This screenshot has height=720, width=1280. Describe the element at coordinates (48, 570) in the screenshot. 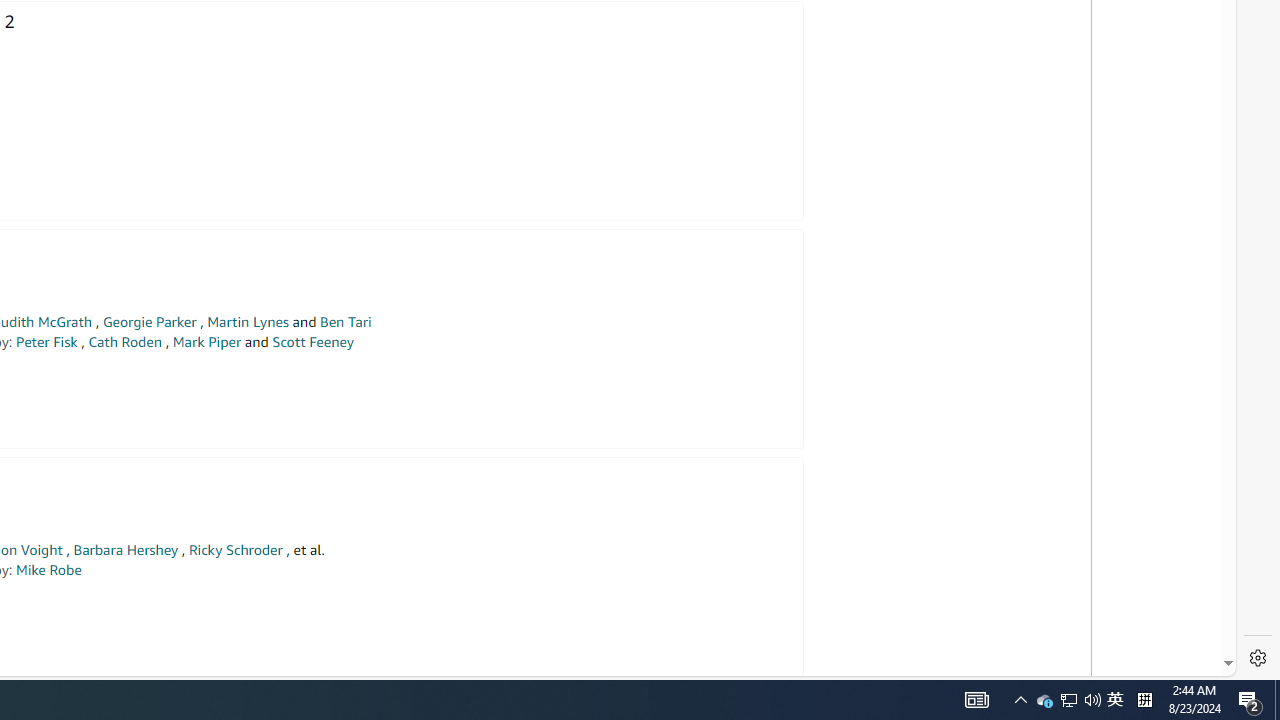

I see `'Mike Robe'` at that location.